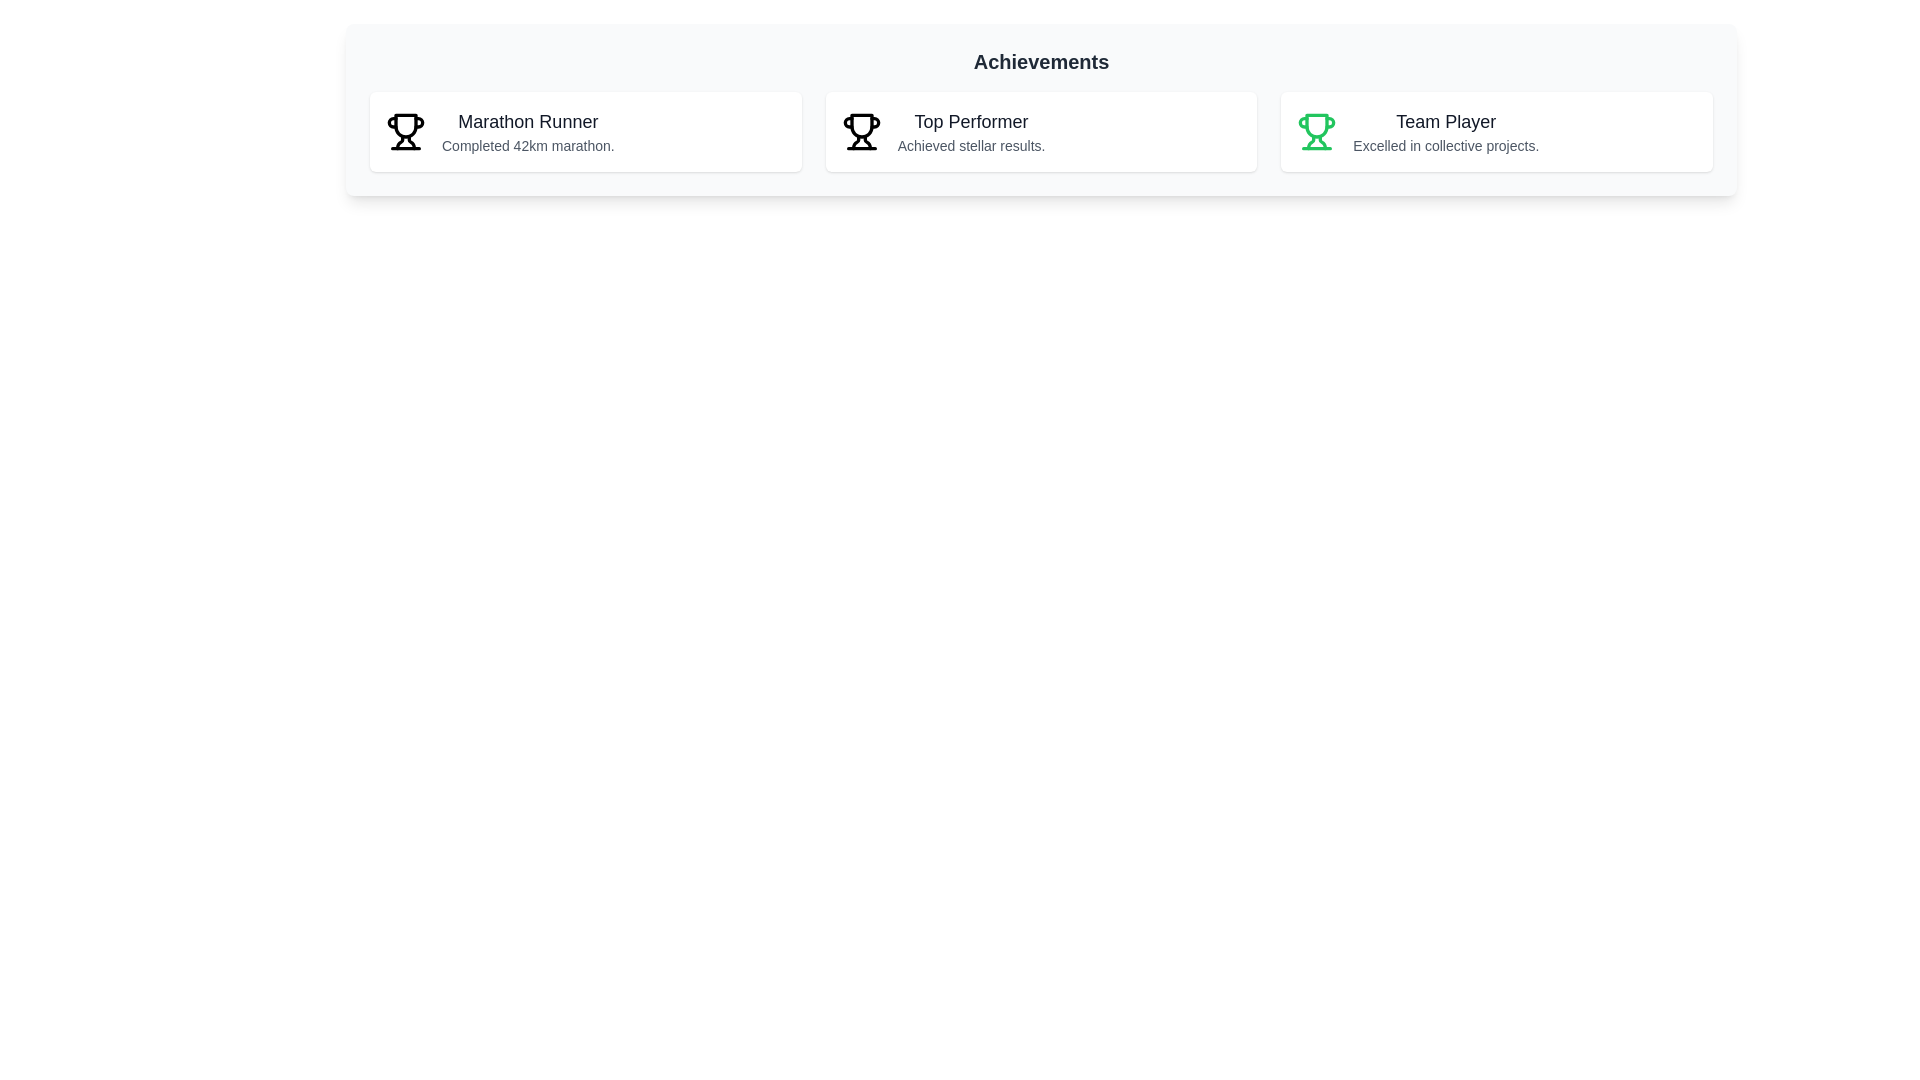 The width and height of the screenshot is (1920, 1080). Describe the element at coordinates (861, 131) in the screenshot. I see `the 'Top Performer' achievement icon located at the top-left corner of the corresponding card` at that location.